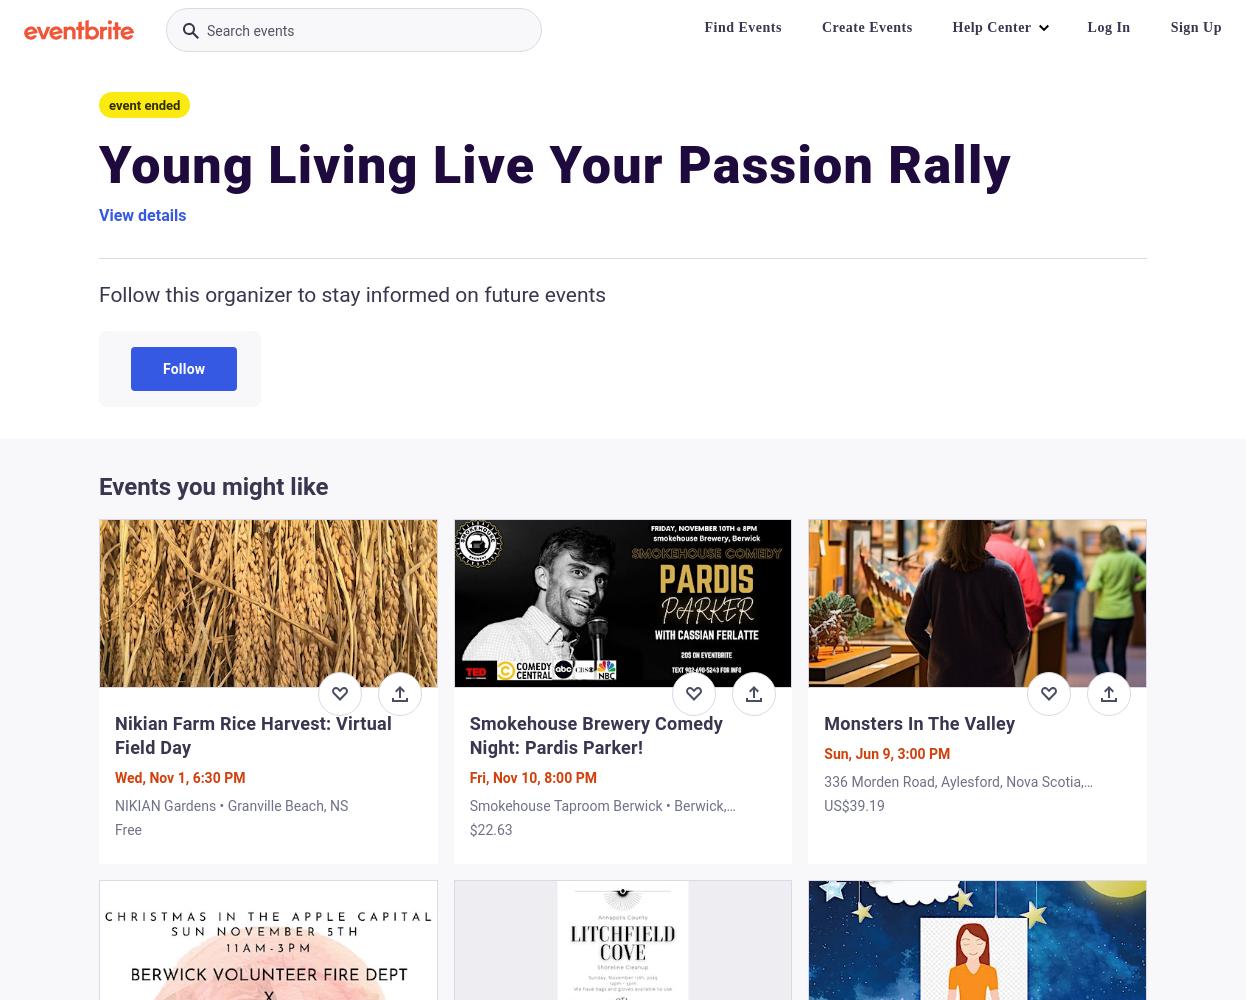 This screenshot has height=1000, width=1246. I want to click on 'Young Living Live Your Passion Rally', so click(553, 165).